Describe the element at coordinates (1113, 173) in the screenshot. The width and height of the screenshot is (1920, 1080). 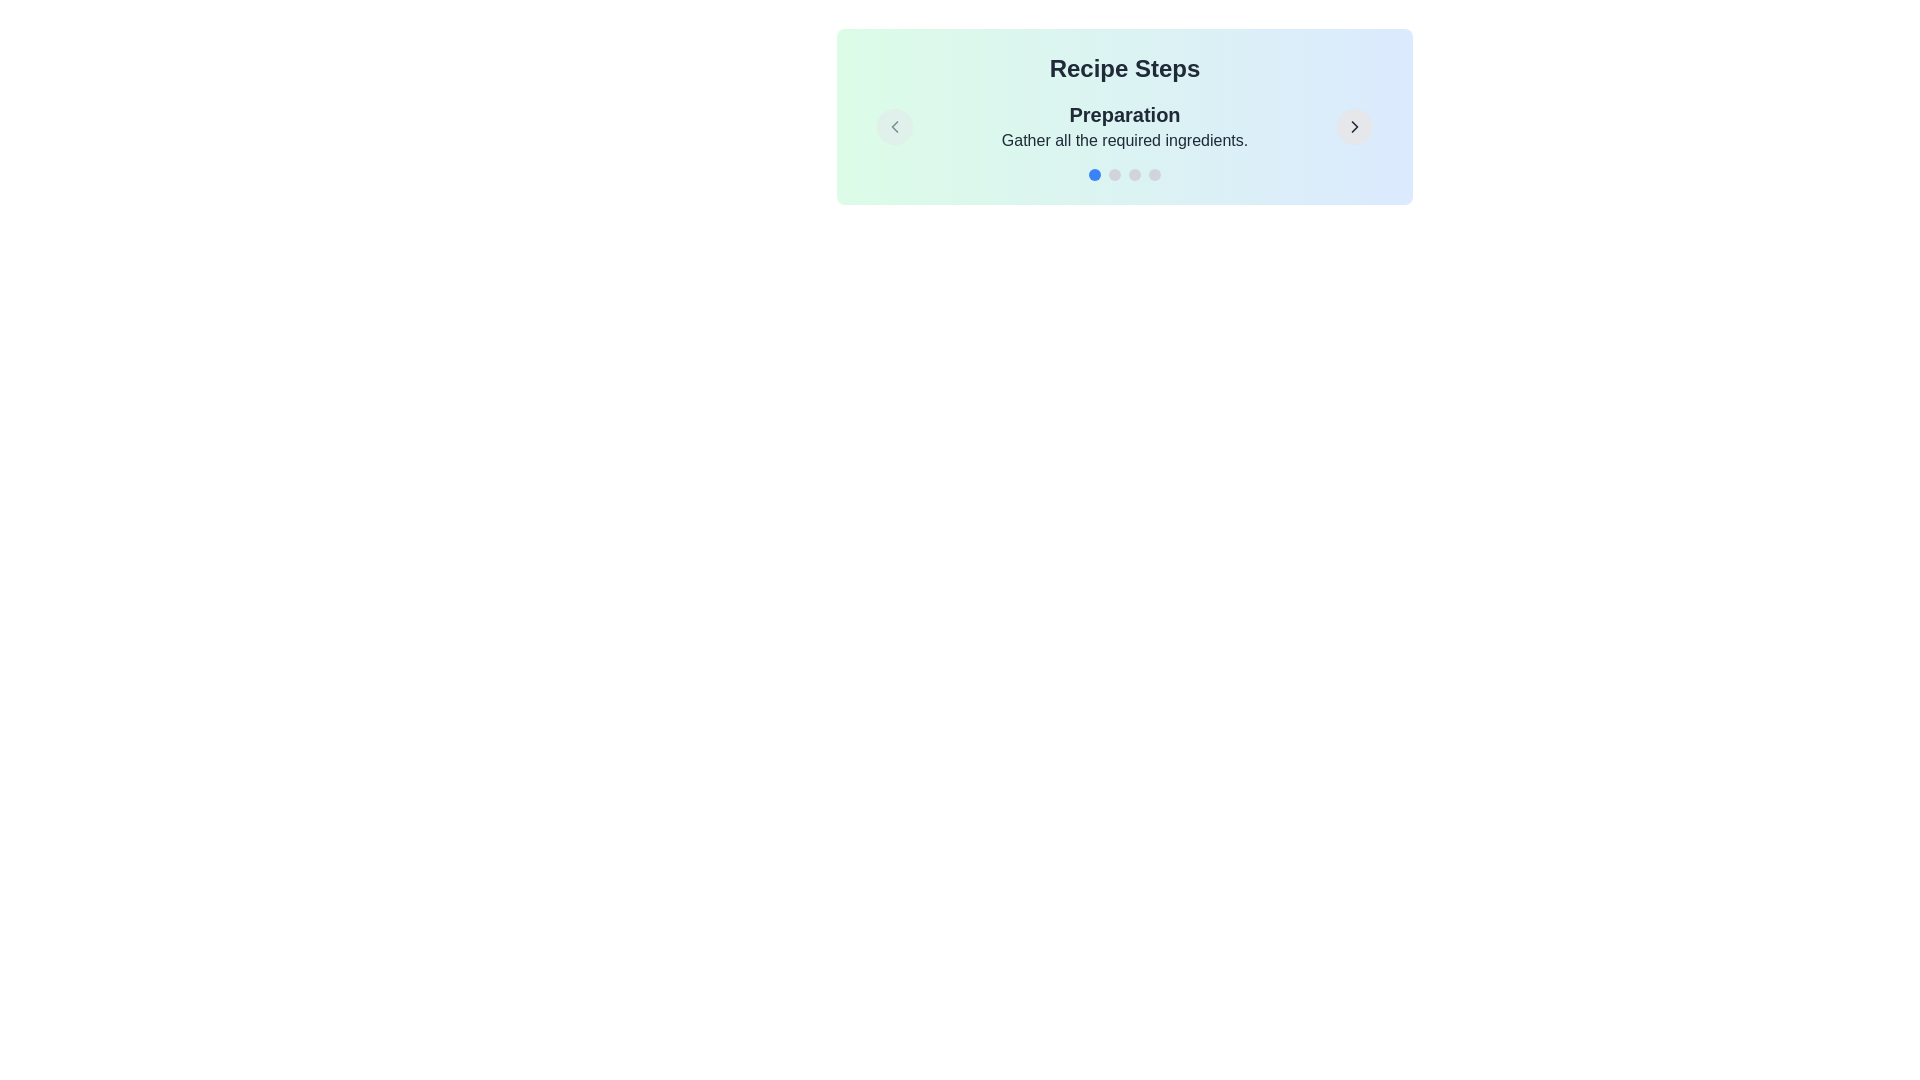
I see `the second indicator dot in the horizontal row of four dots at the center-bottom of the 'Recipe Steps' card` at that location.